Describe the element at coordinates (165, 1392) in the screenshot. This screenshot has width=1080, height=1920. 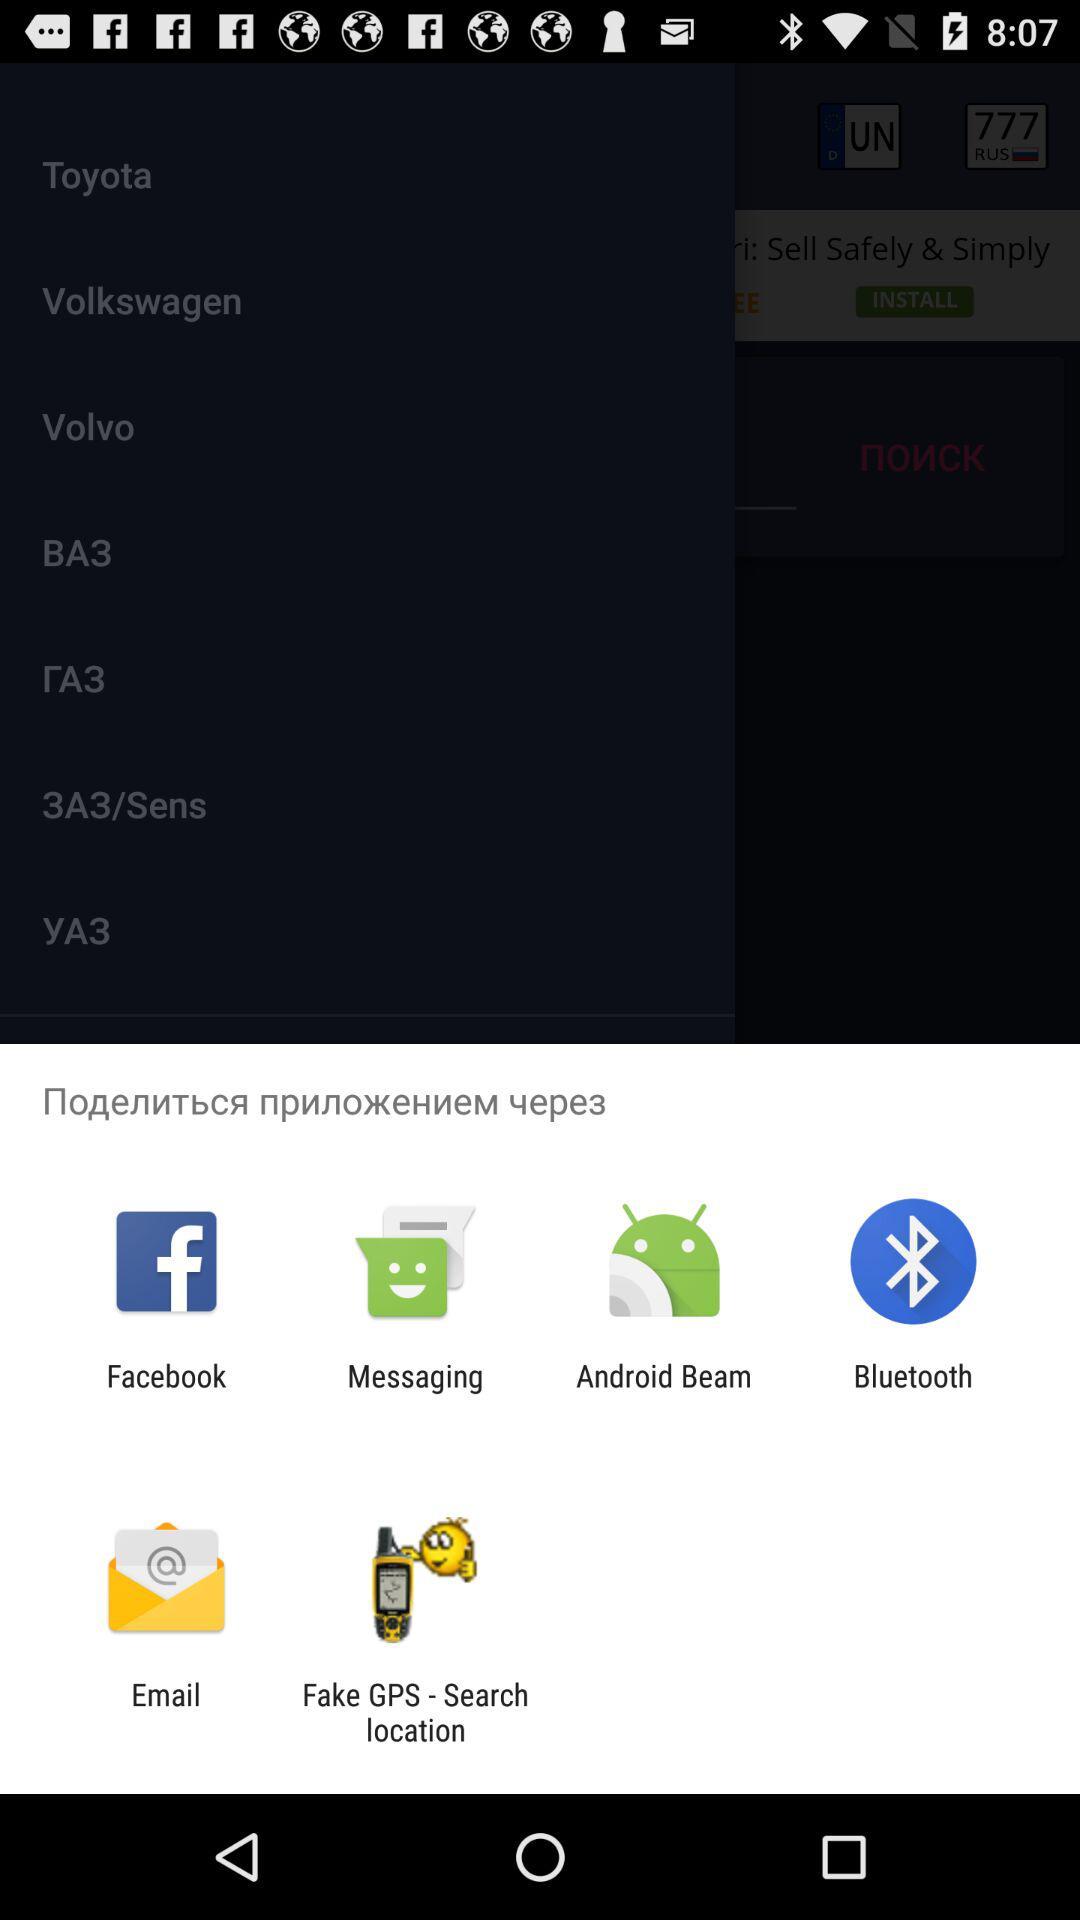
I see `item next to the messaging` at that location.